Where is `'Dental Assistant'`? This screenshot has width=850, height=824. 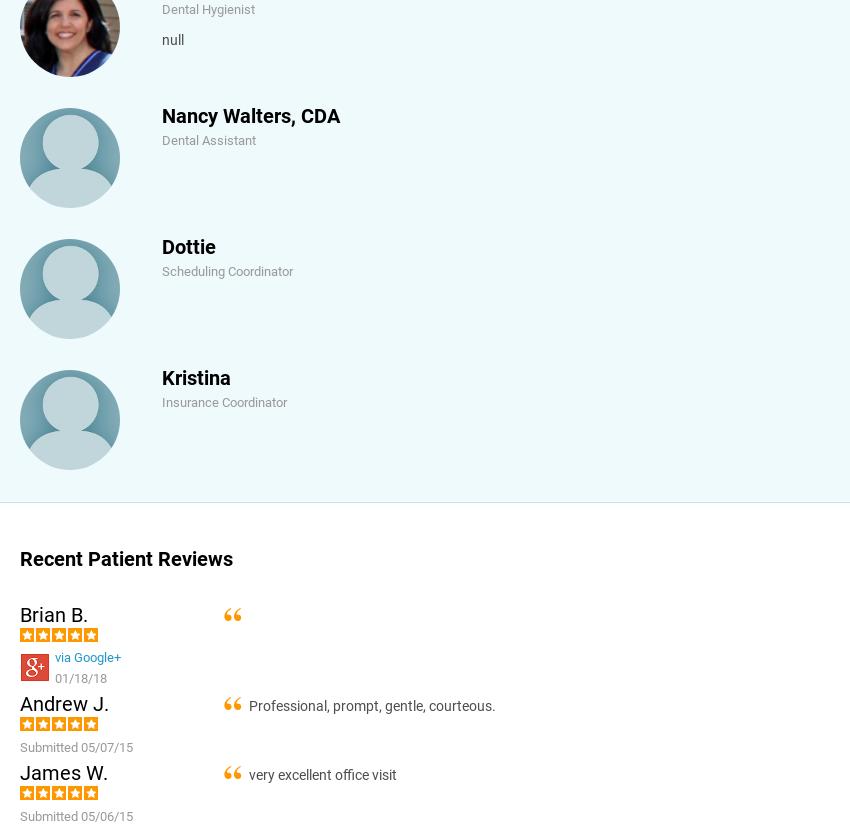
'Dental Assistant' is located at coordinates (208, 139).